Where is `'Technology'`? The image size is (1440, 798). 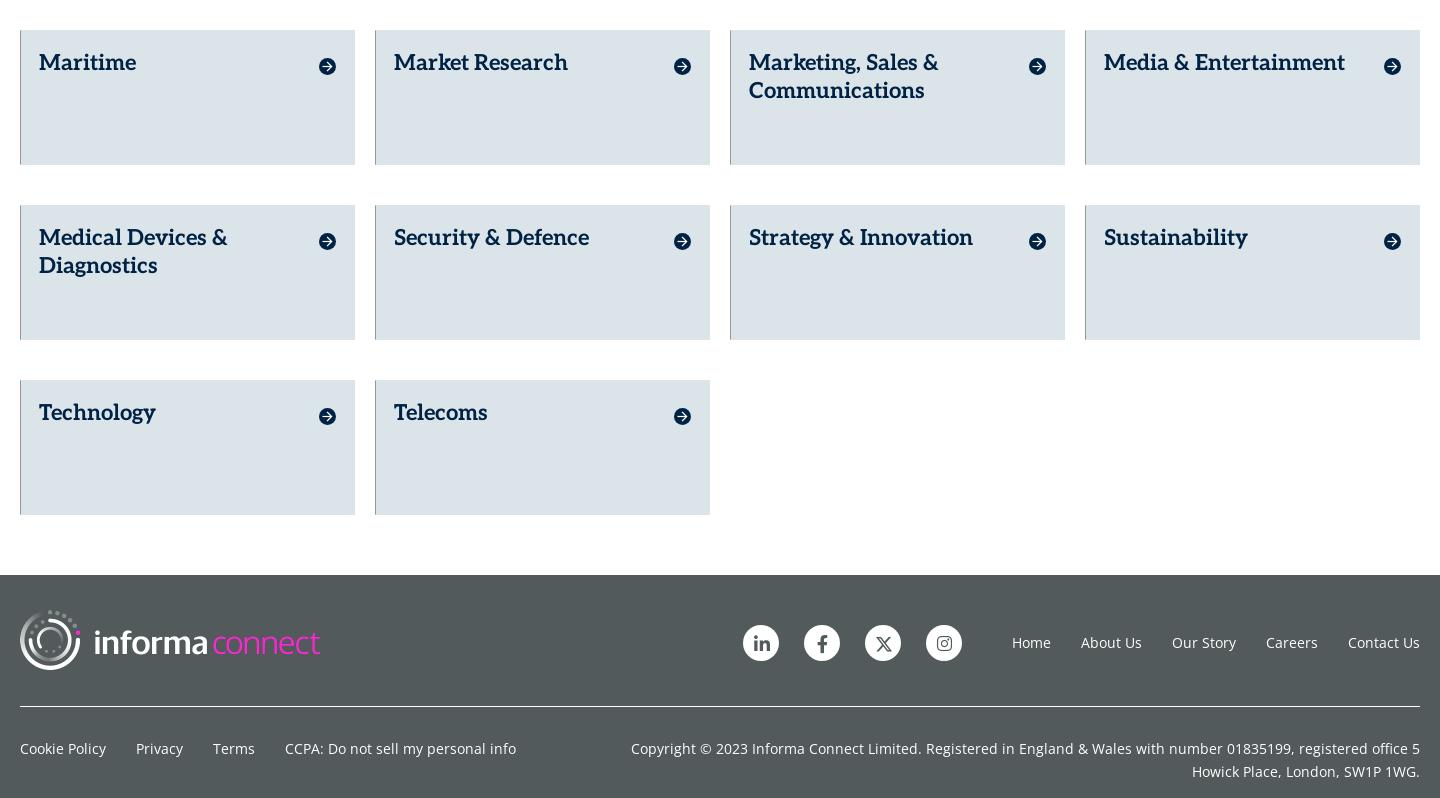 'Technology' is located at coordinates (97, 399).